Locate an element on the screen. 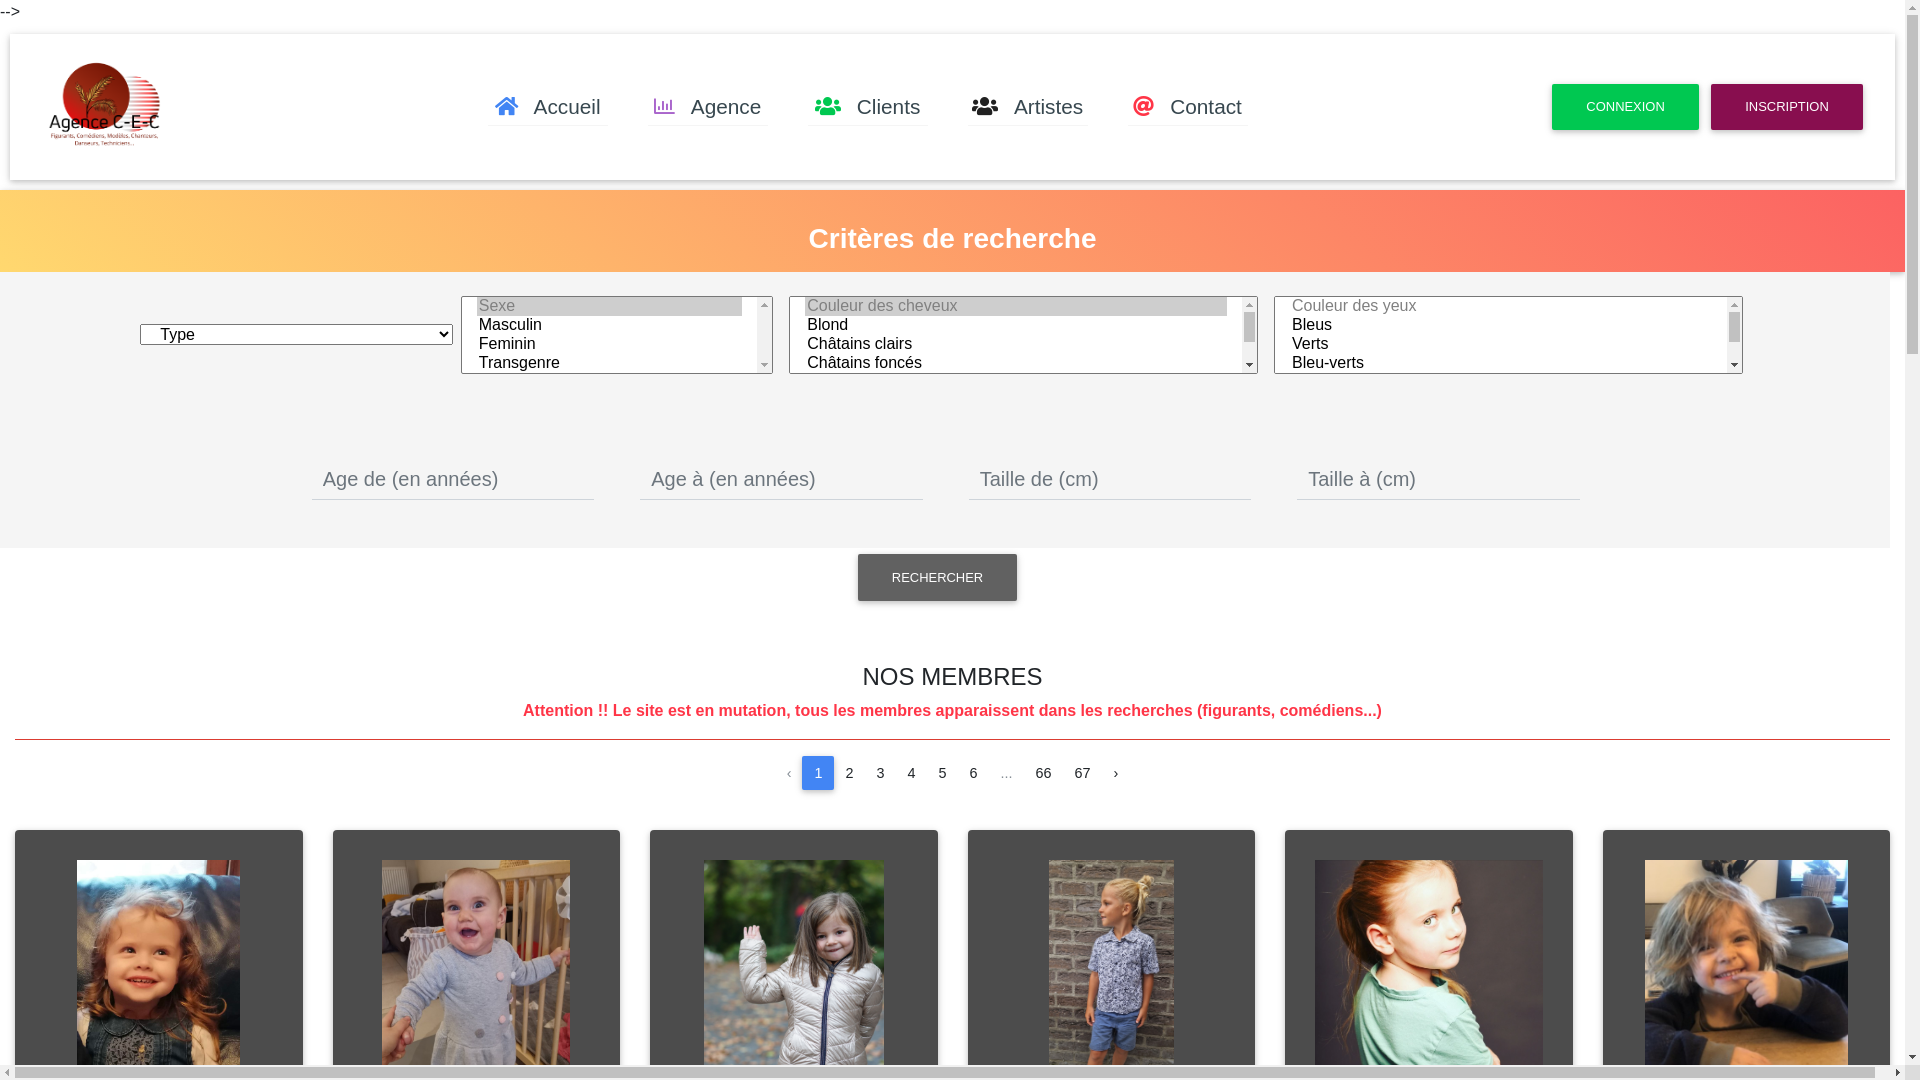 Image resolution: width=1920 pixels, height=1080 pixels. 'RECHERCHER' is located at coordinates (936, 577).